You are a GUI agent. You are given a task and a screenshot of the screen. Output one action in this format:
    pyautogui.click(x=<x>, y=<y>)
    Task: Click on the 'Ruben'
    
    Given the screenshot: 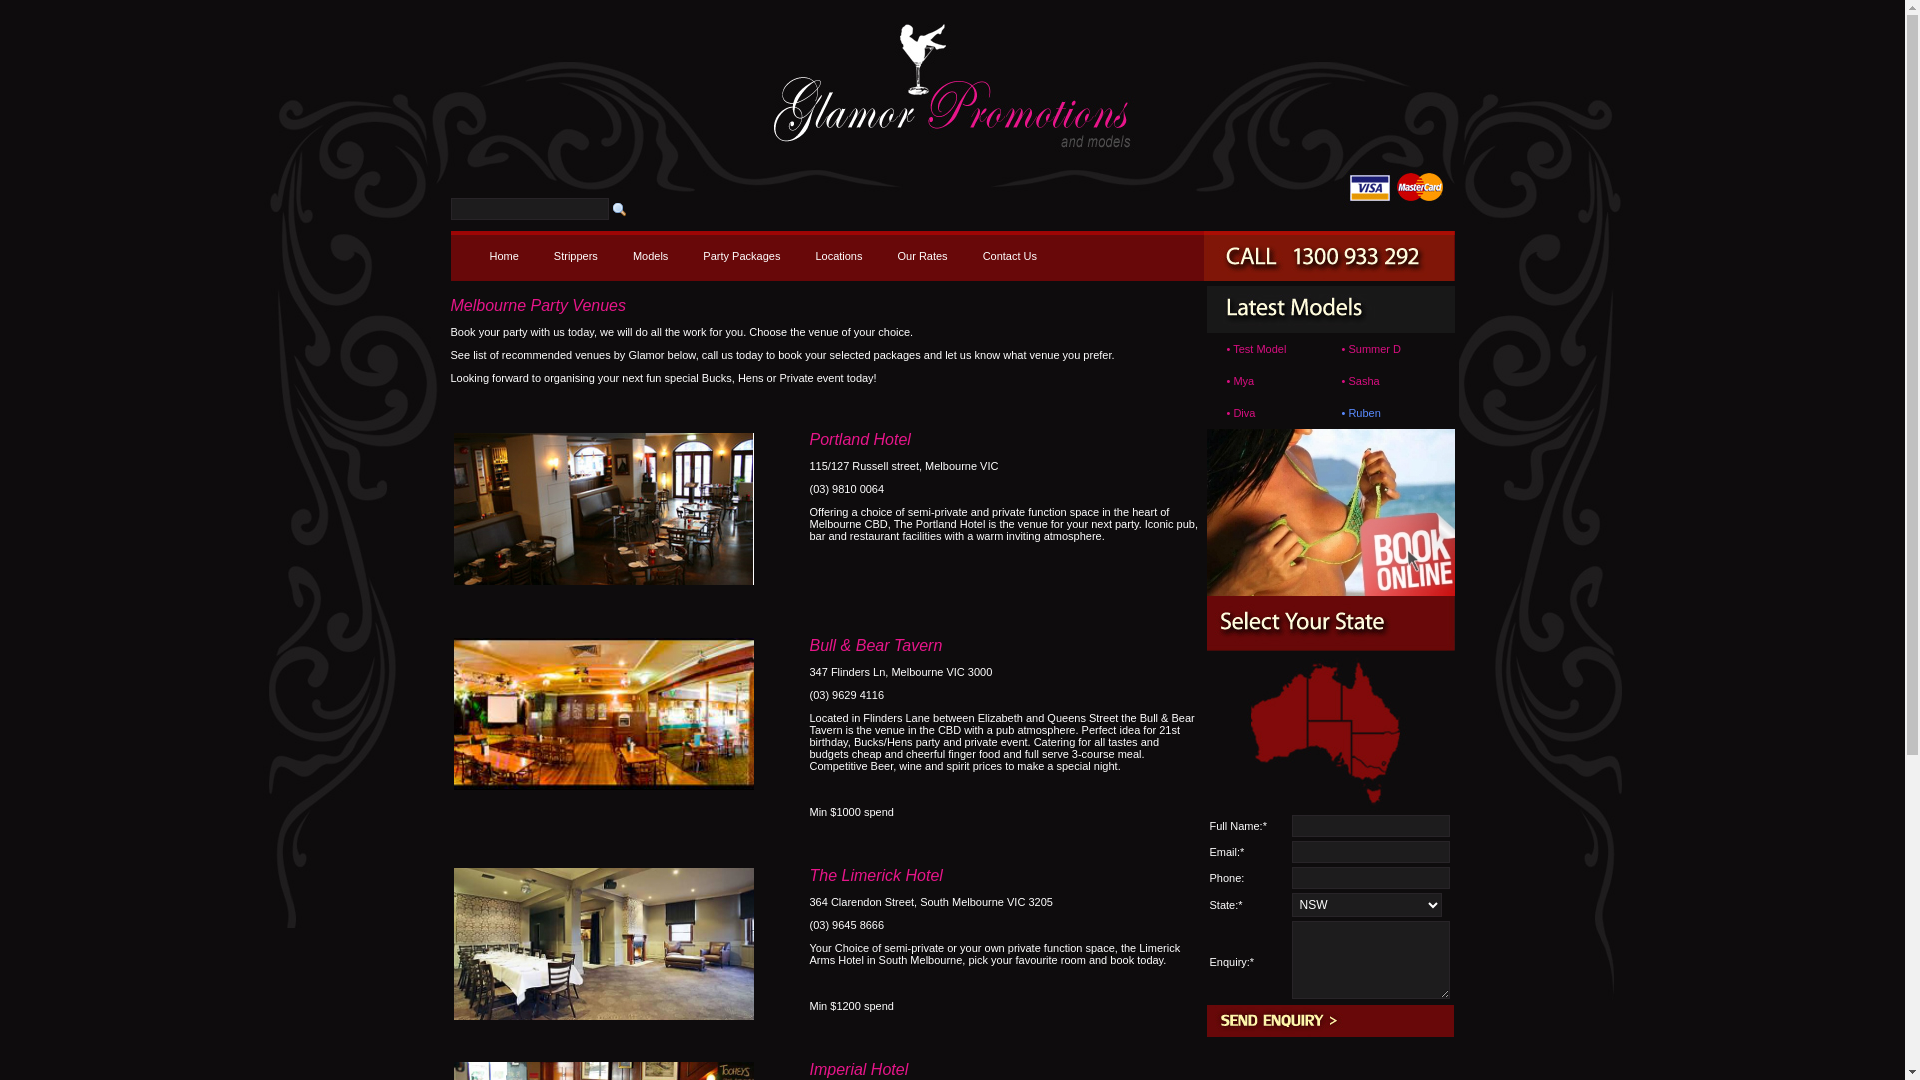 What is the action you would take?
    pyautogui.click(x=1362, y=411)
    